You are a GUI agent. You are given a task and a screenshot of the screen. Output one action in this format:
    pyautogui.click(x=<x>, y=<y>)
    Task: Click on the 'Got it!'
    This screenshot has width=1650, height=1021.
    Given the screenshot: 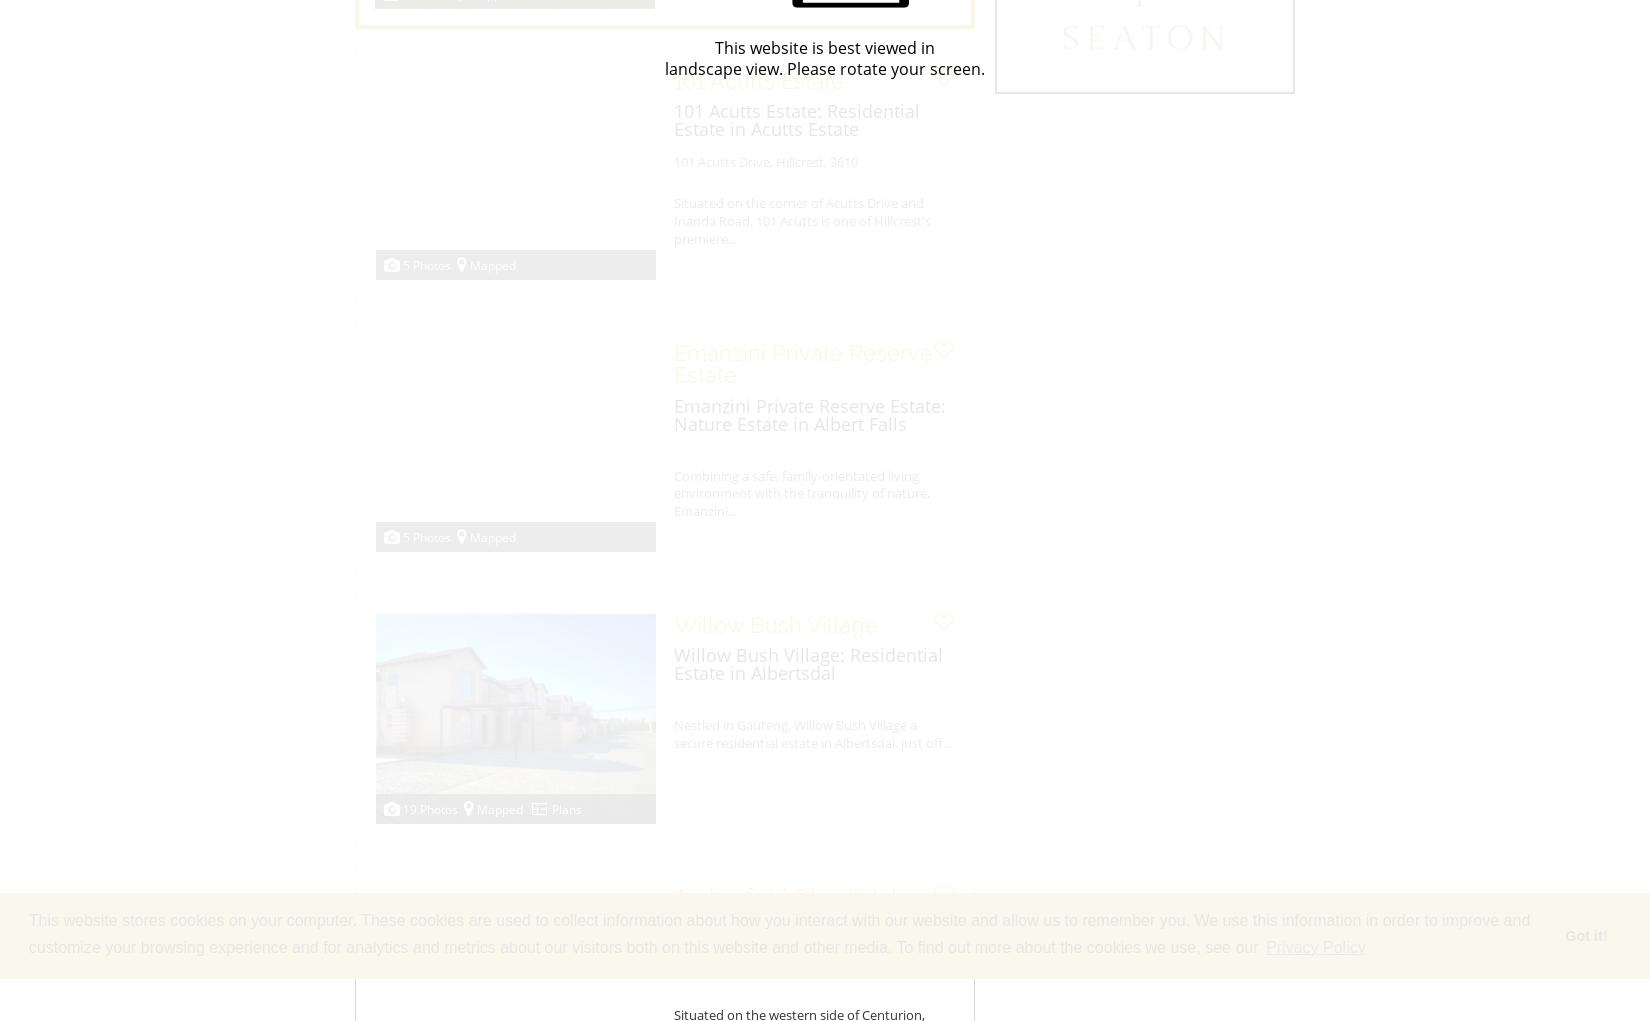 What is the action you would take?
    pyautogui.click(x=1564, y=935)
    